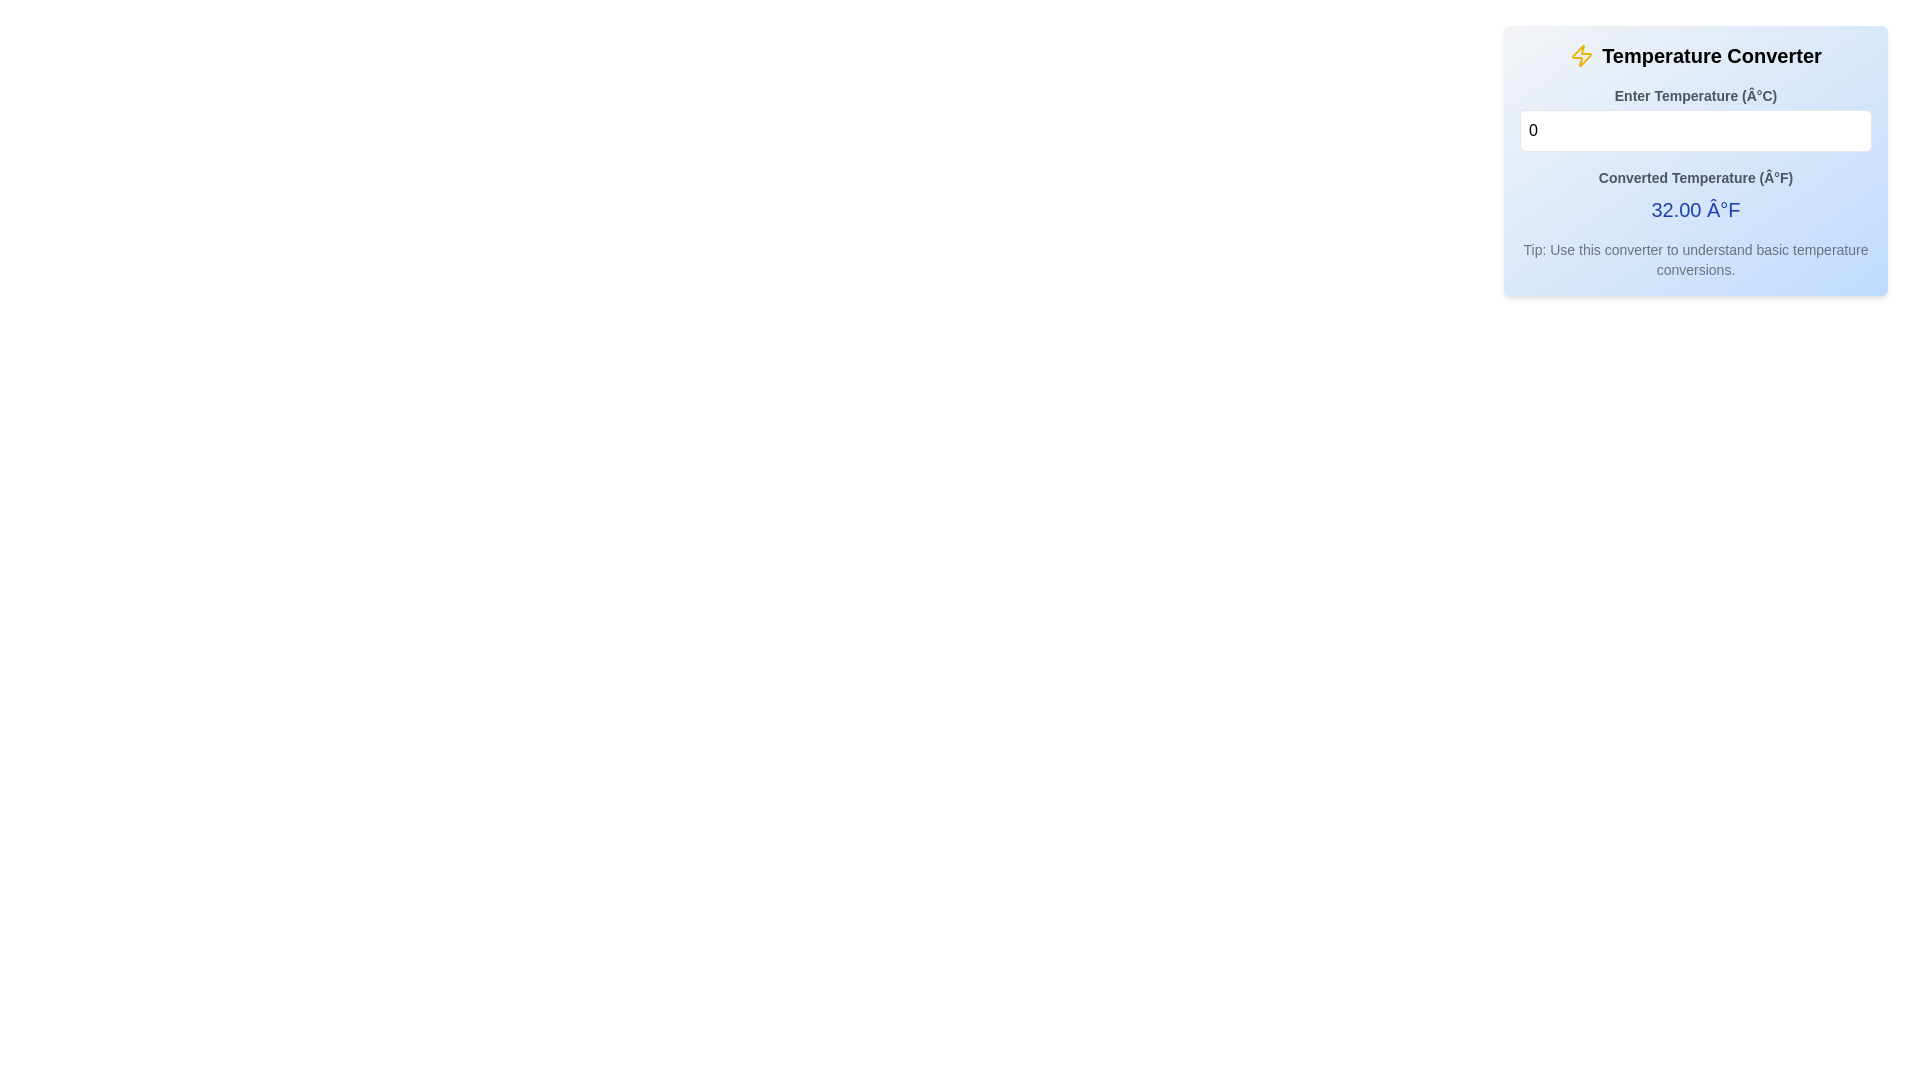 This screenshot has width=1920, height=1080. Describe the element at coordinates (1581, 55) in the screenshot. I see `the decorative icon representing energy or power located at the top left corner of the temperature converter component, above the main text title` at that location.